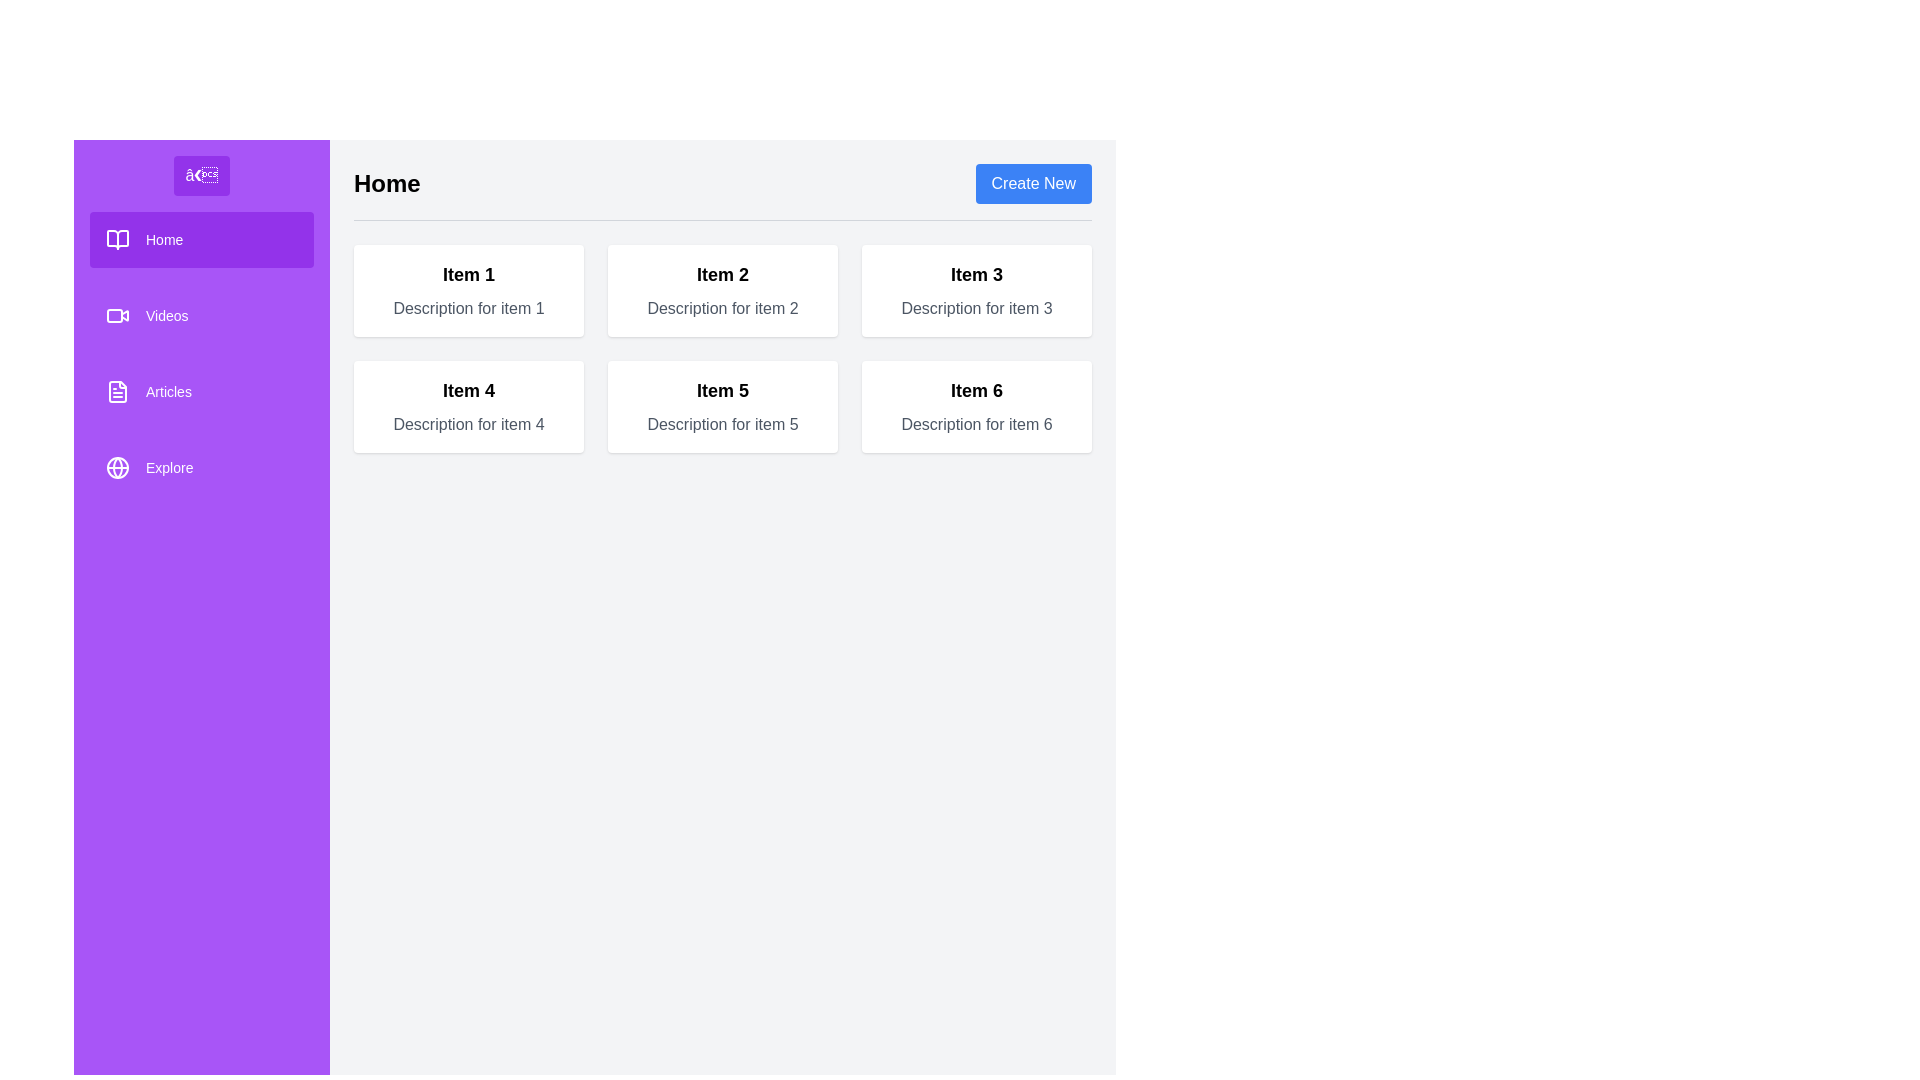 The image size is (1920, 1080). I want to click on text from the bold 'Home' label located at the top-left section of the interface, positioned to the left of the 'Create New' button, so click(387, 184).